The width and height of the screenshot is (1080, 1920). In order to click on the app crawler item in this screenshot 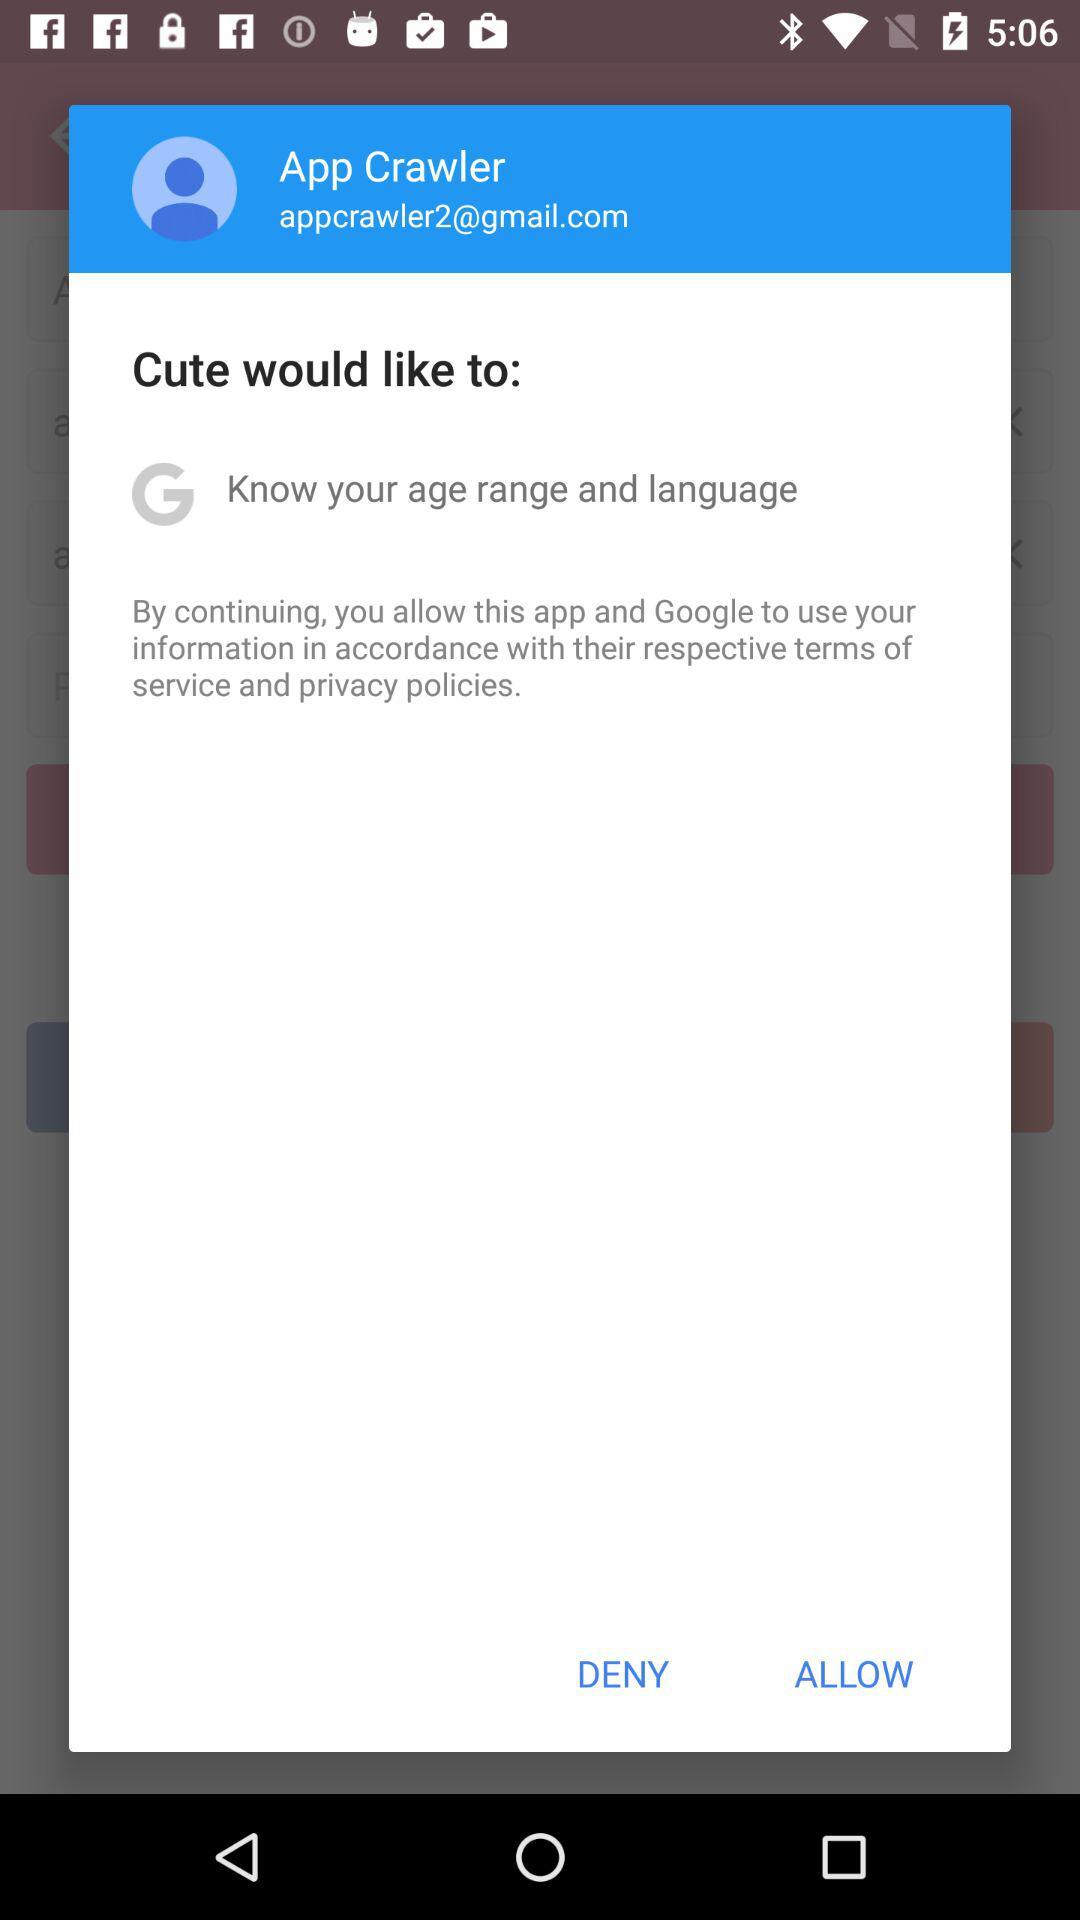, I will do `click(392, 164)`.